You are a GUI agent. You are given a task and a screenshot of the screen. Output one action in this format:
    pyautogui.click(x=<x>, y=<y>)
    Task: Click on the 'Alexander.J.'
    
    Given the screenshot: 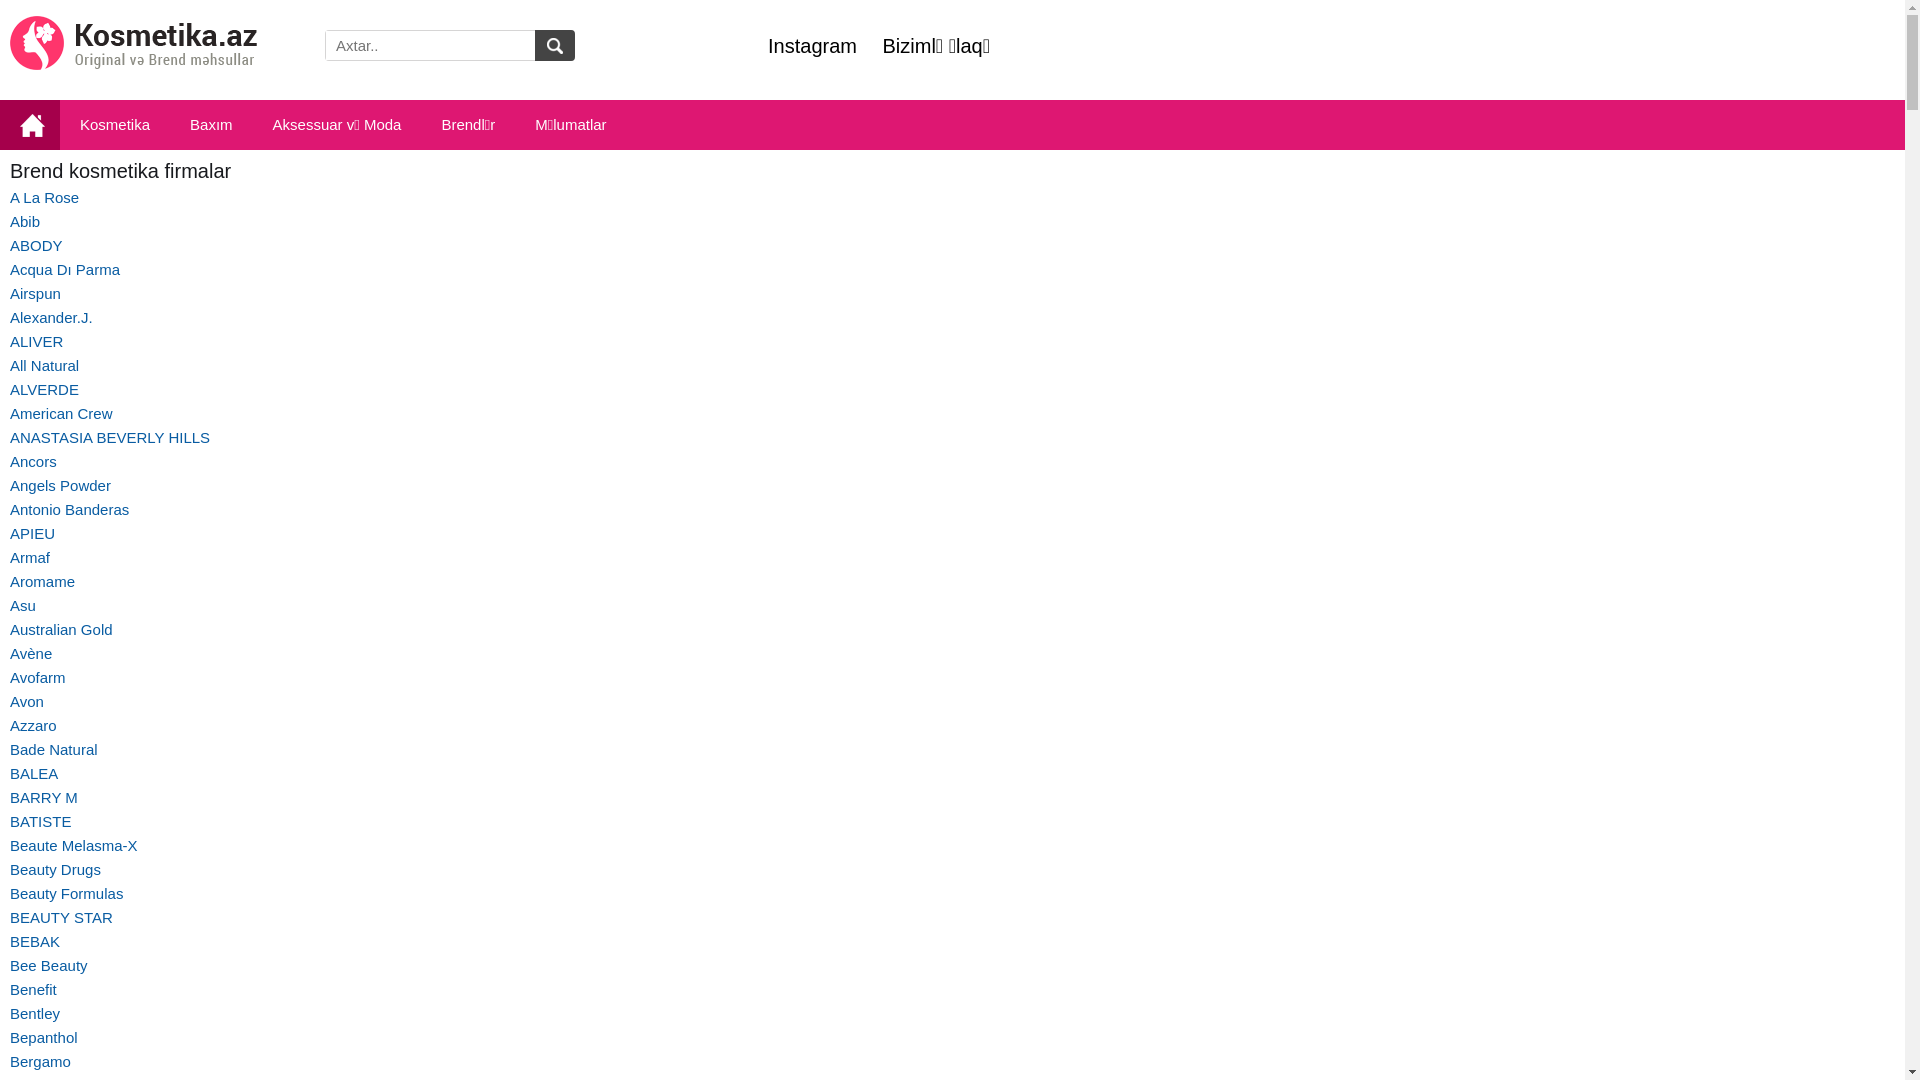 What is the action you would take?
    pyautogui.click(x=9, y=316)
    